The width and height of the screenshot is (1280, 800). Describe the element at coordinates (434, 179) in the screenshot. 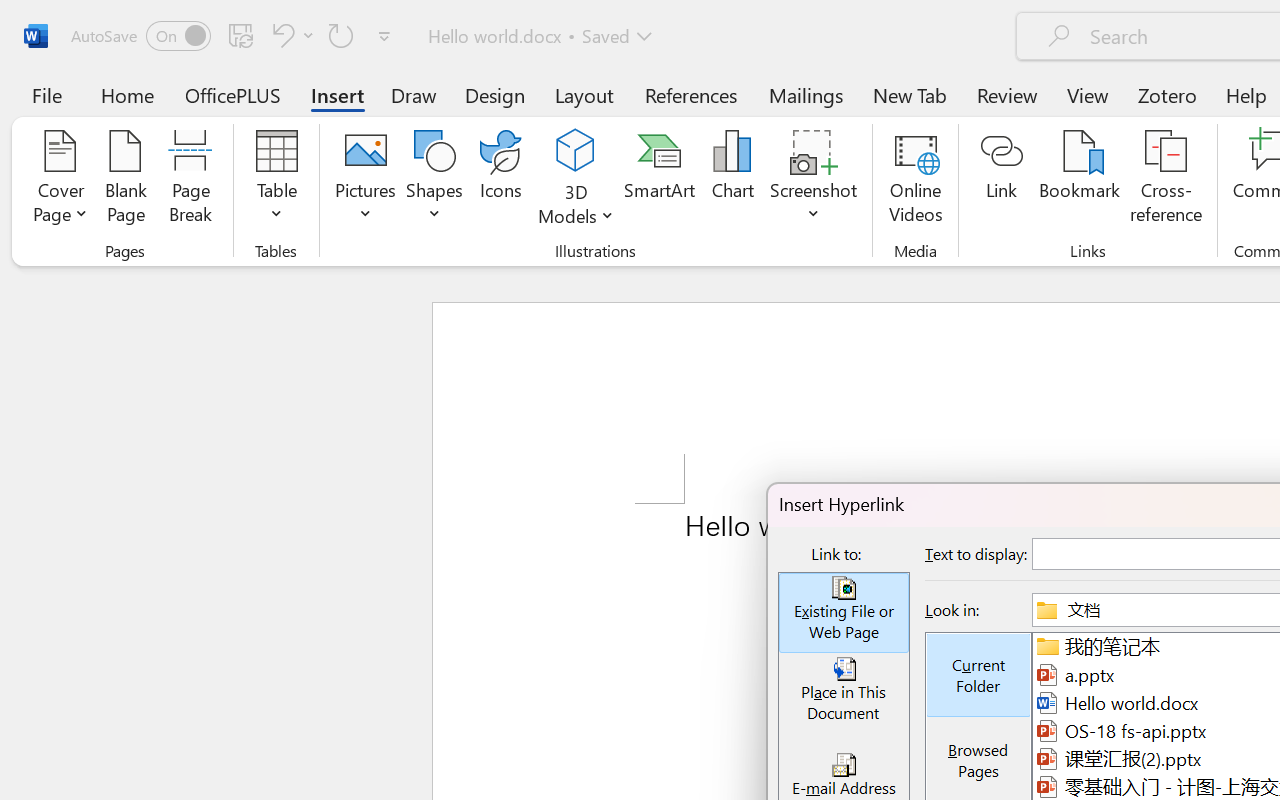

I see `'Shapes'` at that location.